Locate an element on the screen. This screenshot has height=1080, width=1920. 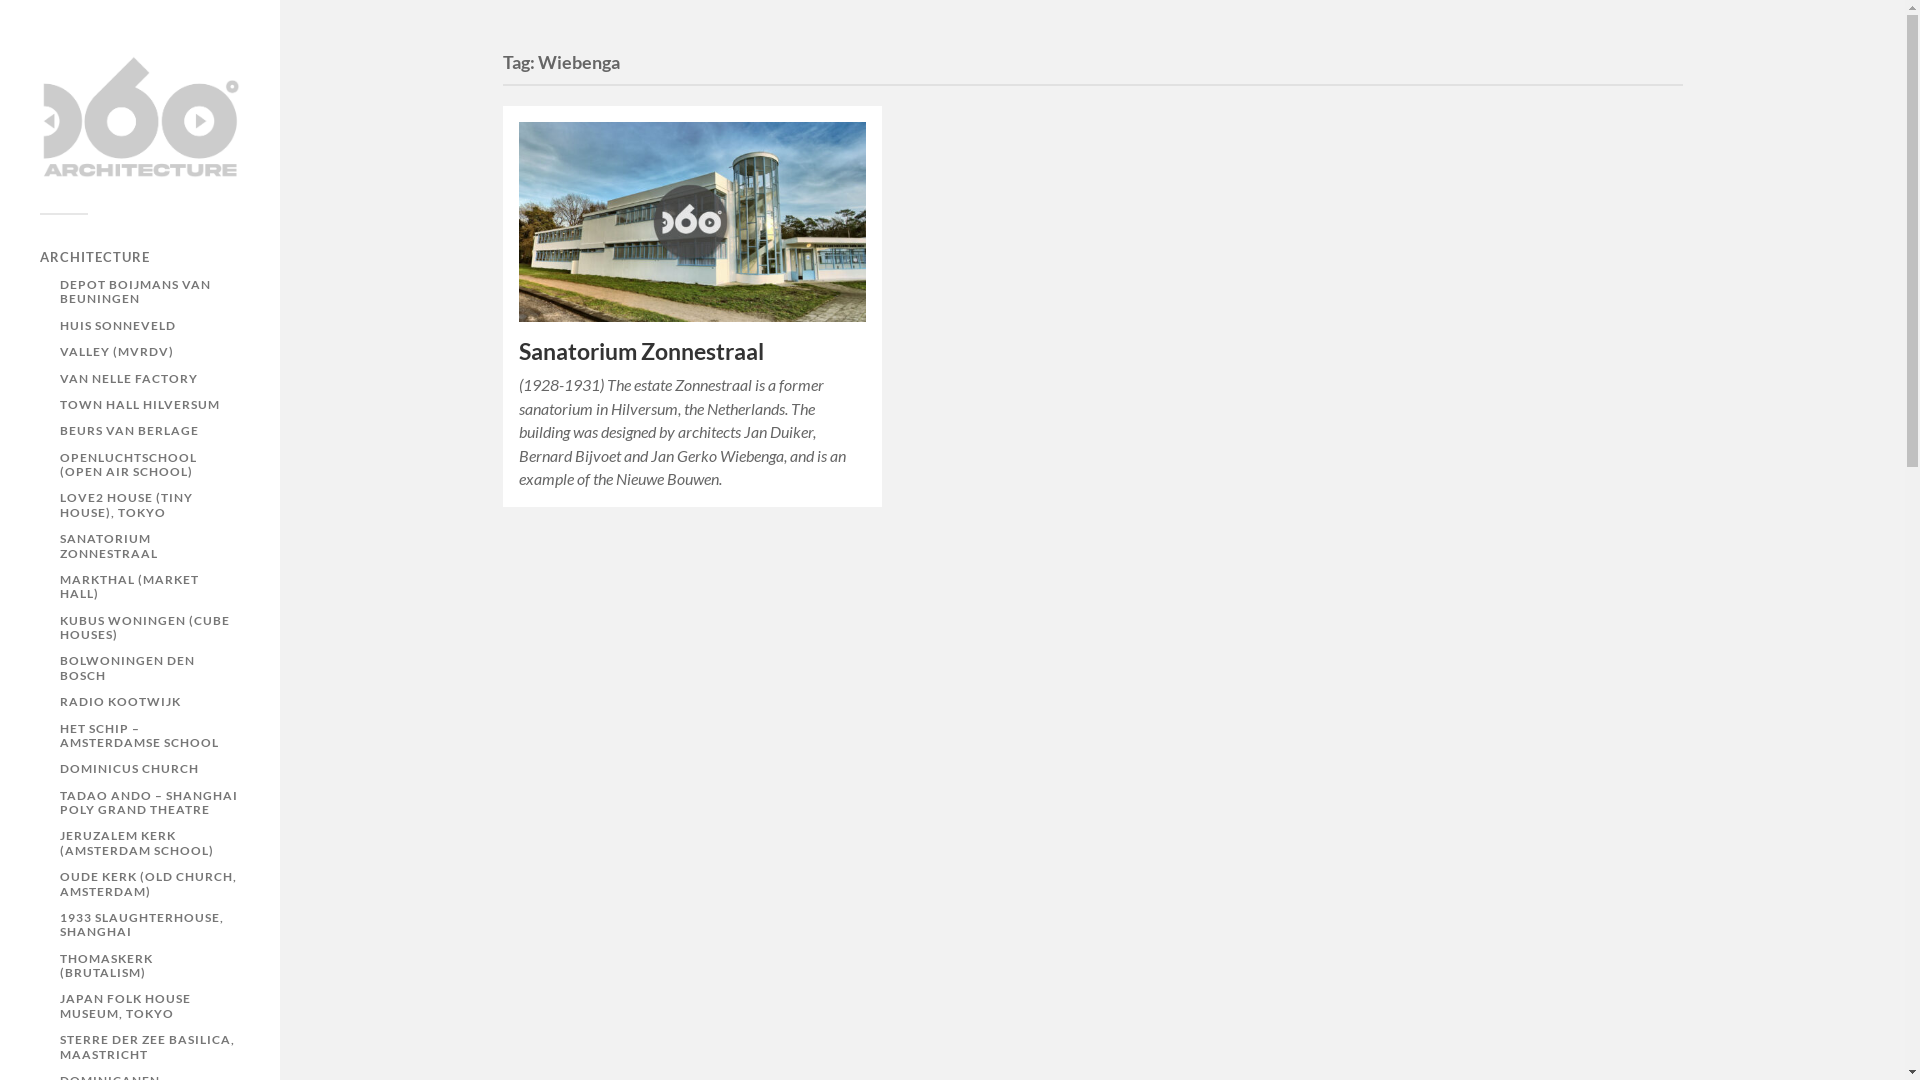
'HUIS SONNEVELD' is located at coordinates (59, 324).